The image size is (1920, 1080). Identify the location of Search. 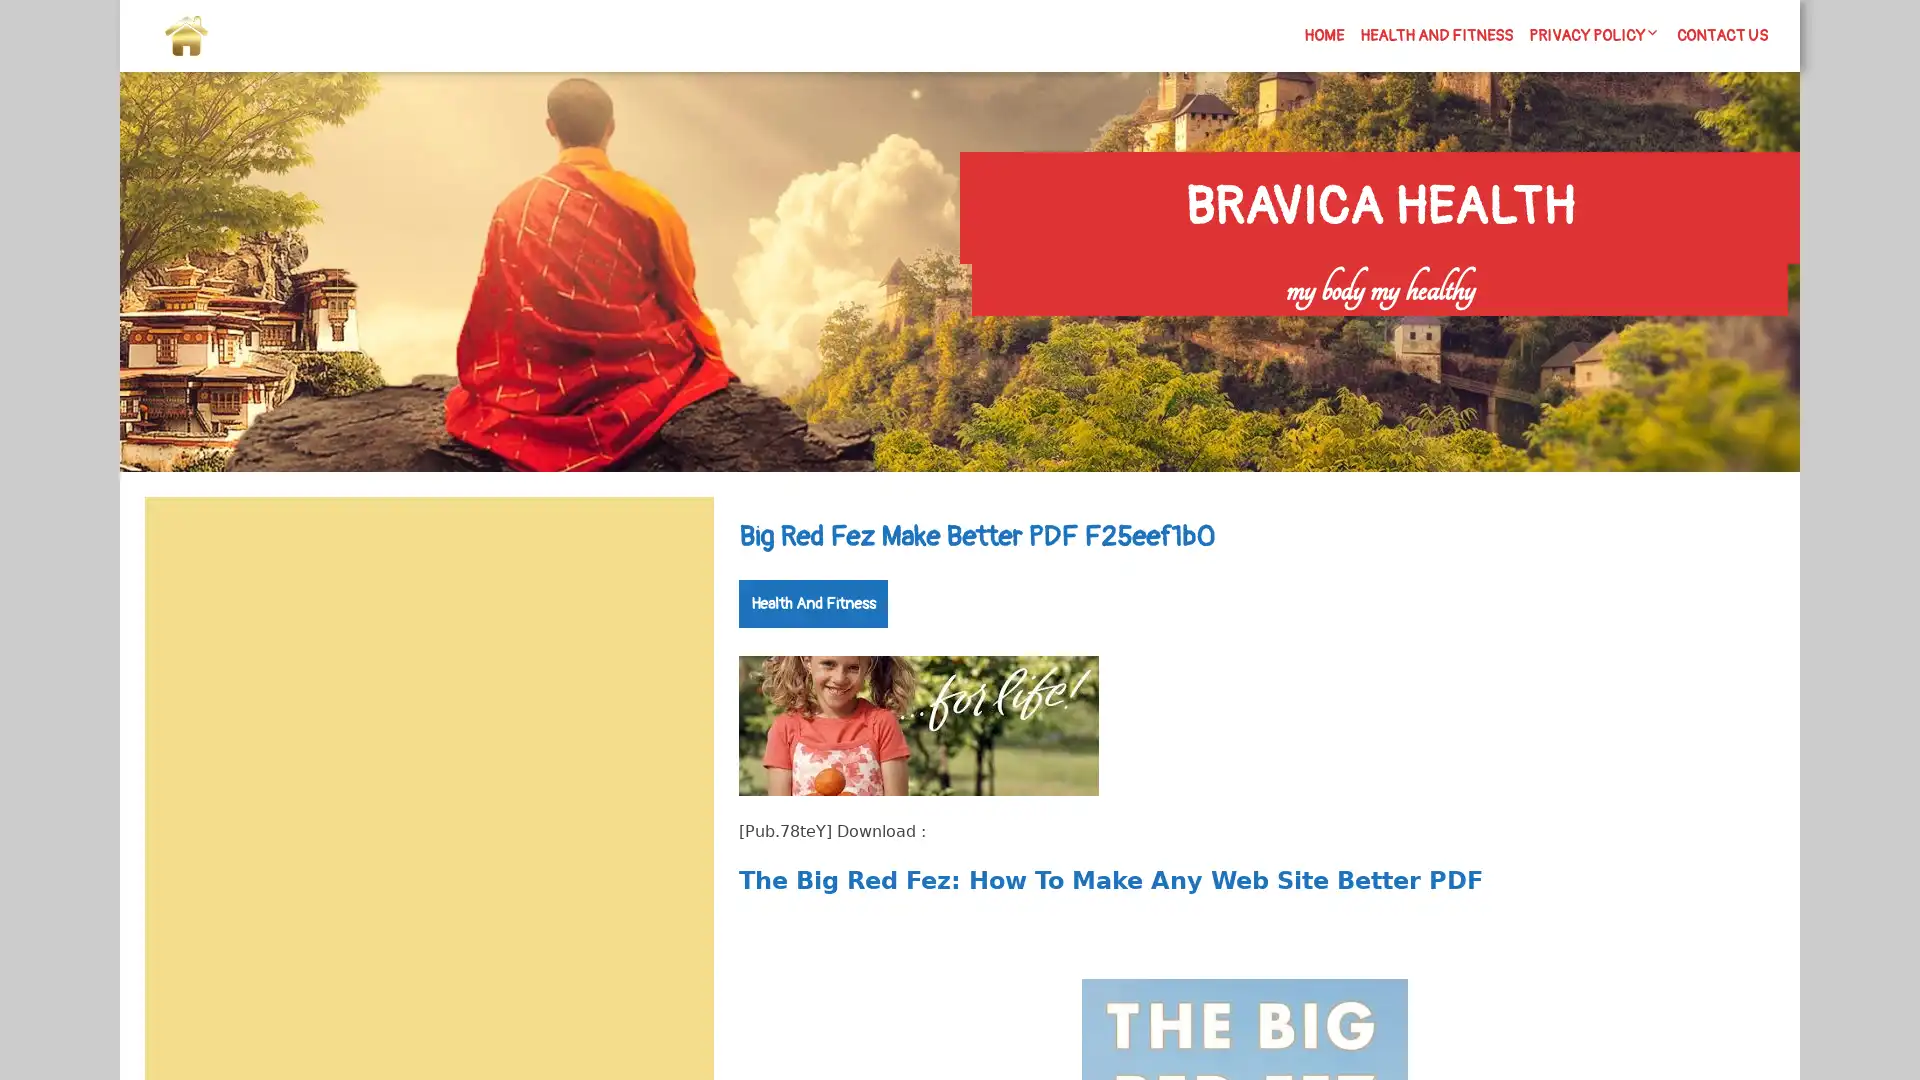
(667, 545).